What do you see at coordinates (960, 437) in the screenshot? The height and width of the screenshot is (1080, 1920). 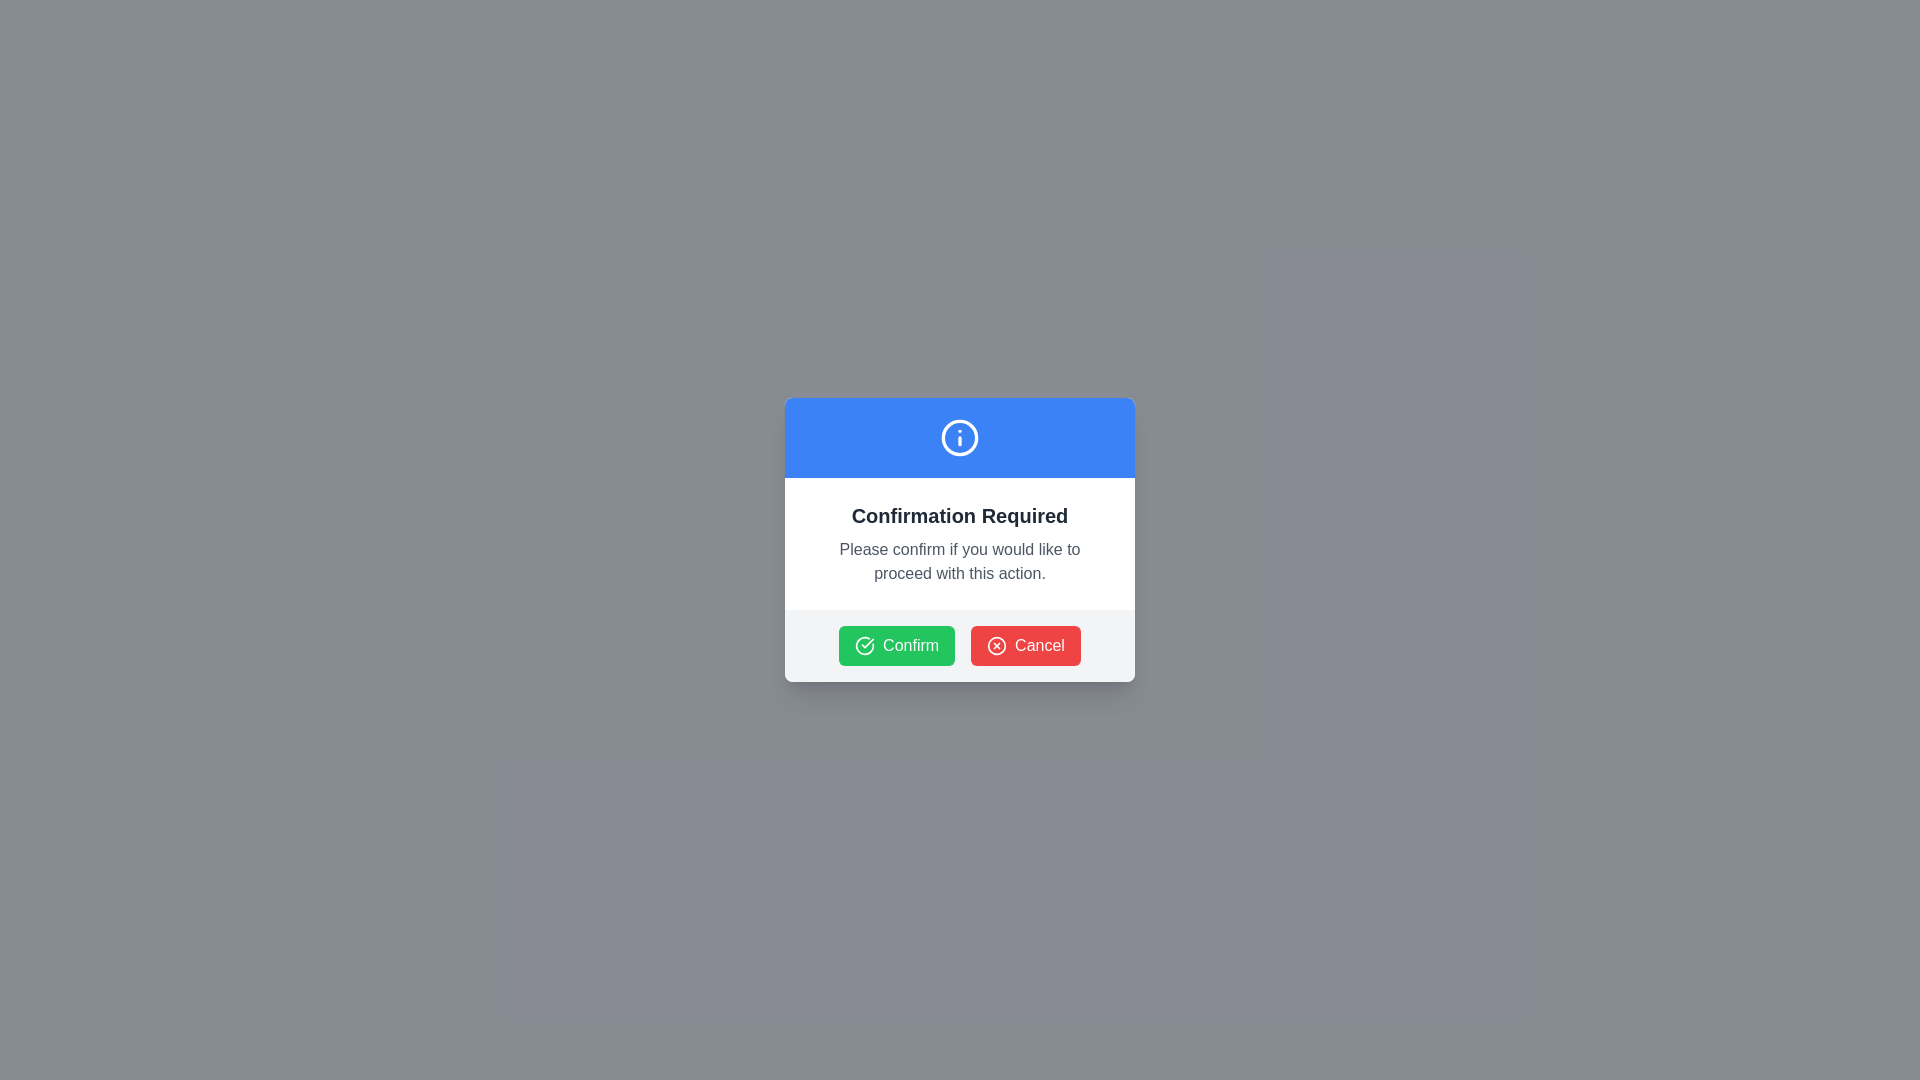 I see `the blue rectangular header panel with an informational icon located at the top of the modal dialog box, which features a centered white information icon with a circular border` at bounding box center [960, 437].